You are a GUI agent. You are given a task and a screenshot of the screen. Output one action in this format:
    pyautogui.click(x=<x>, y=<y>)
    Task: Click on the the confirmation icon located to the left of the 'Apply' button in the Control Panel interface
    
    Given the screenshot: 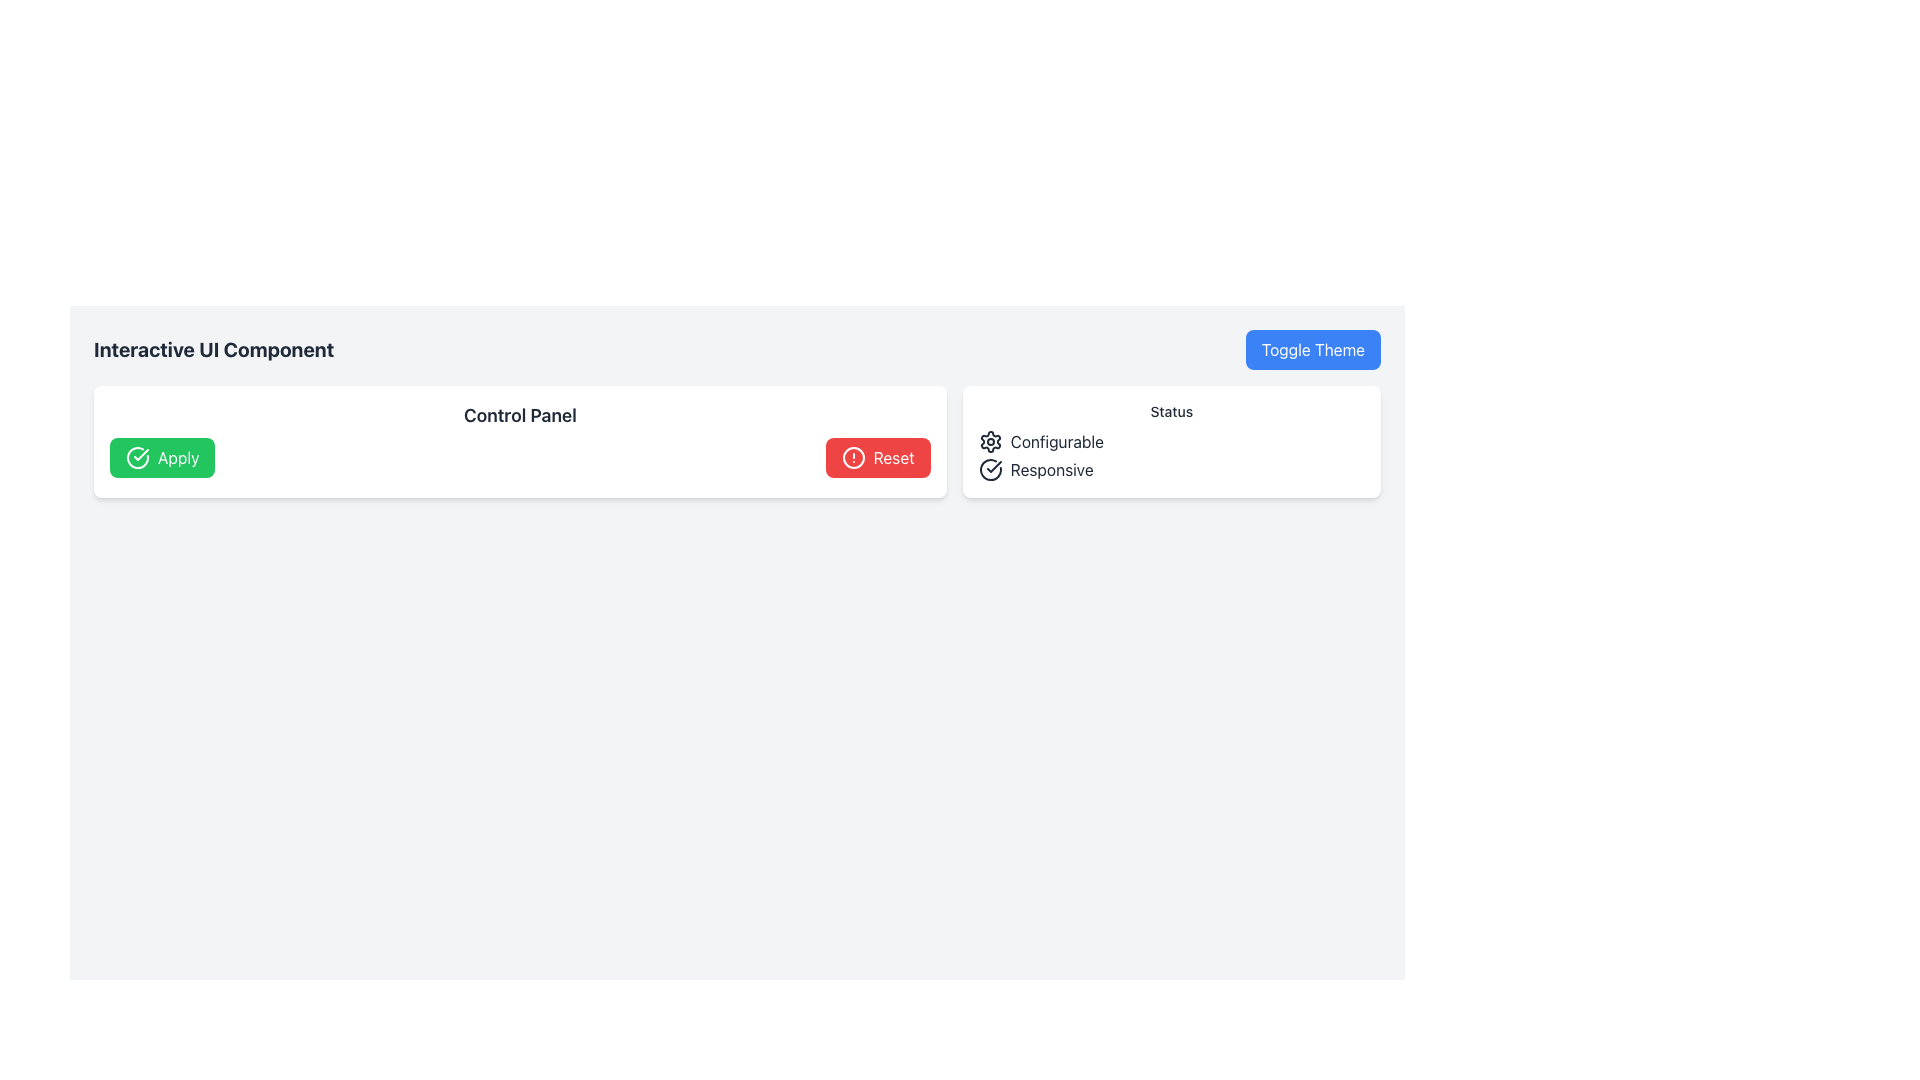 What is the action you would take?
    pyautogui.click(x=137, y=458)
    